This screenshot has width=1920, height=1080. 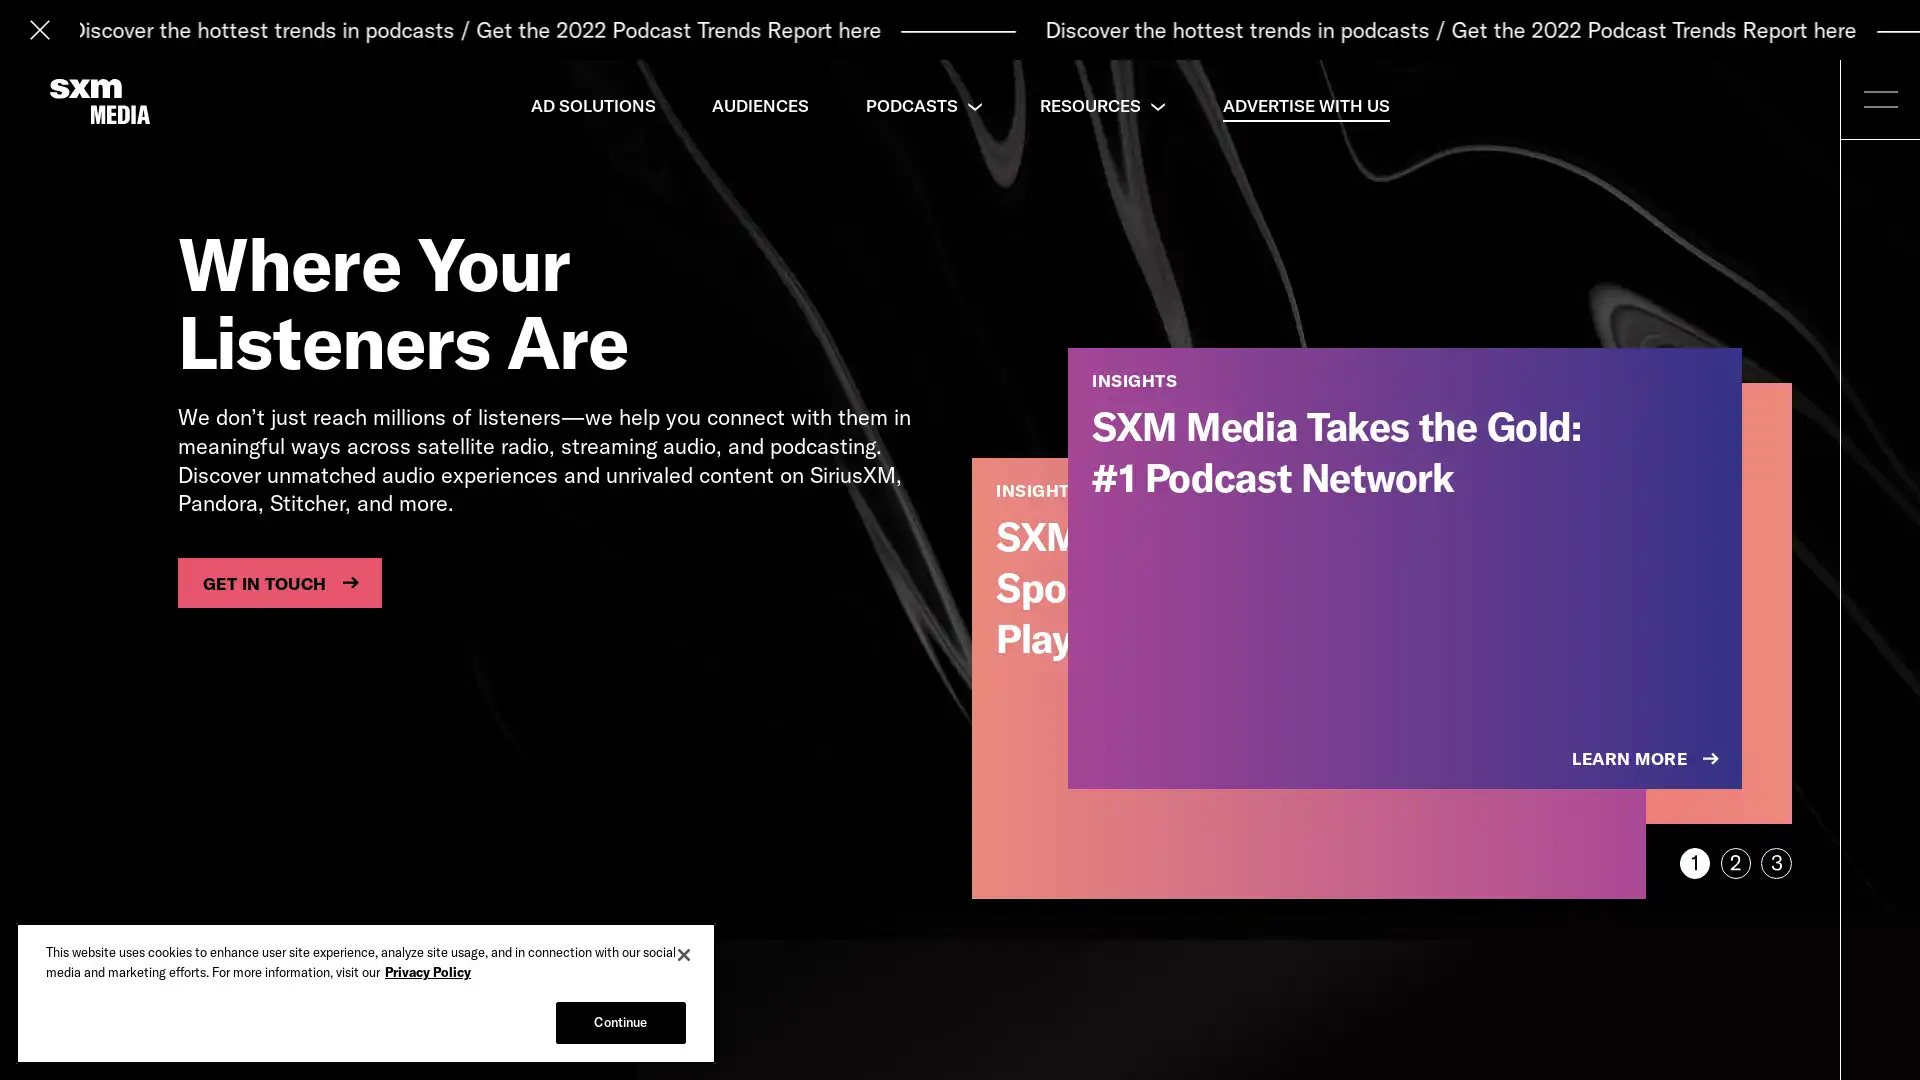 What do you see at coordinates (1734, 862) in the screenshot?
I see `2` at bounding box center [1734, 862].